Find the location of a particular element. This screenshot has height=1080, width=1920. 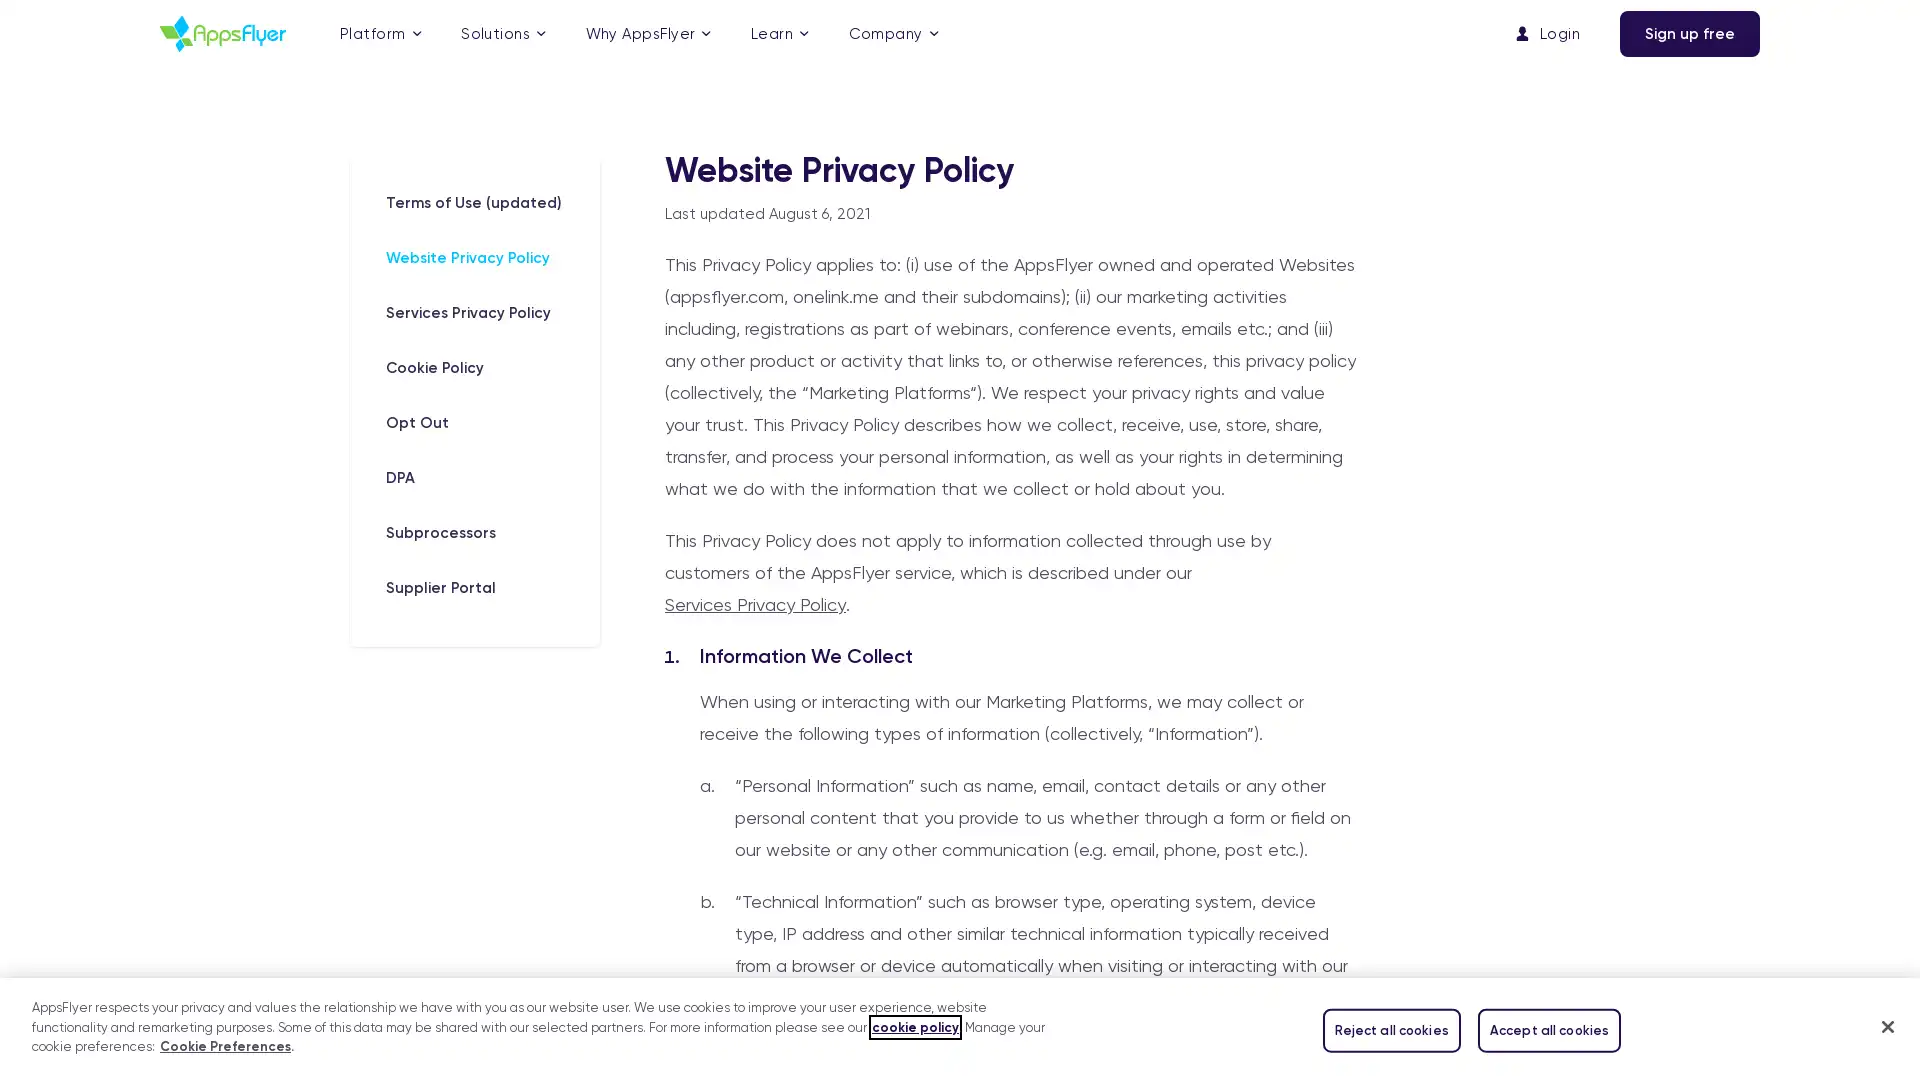

Close is located at coordinates (1886, 1026).